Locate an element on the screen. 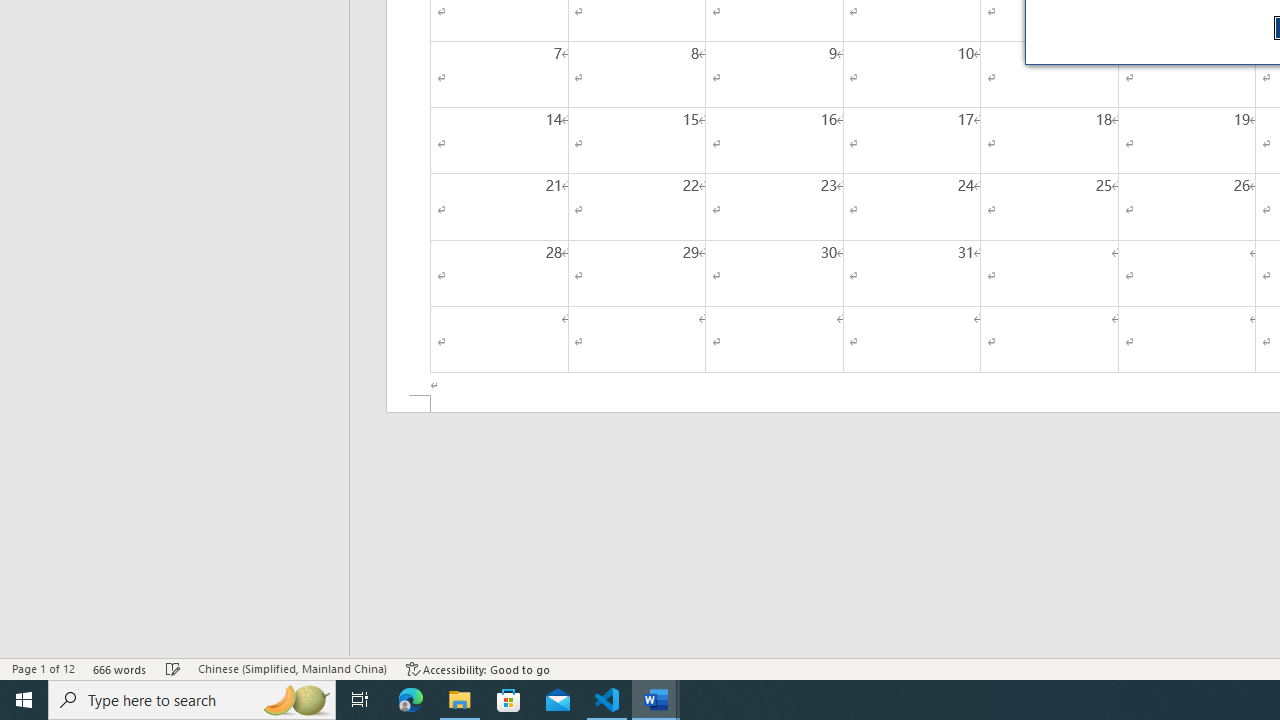 The height and width of the screenshot is (720, 1280). 'Task View' is located at coordinates (359, 698).